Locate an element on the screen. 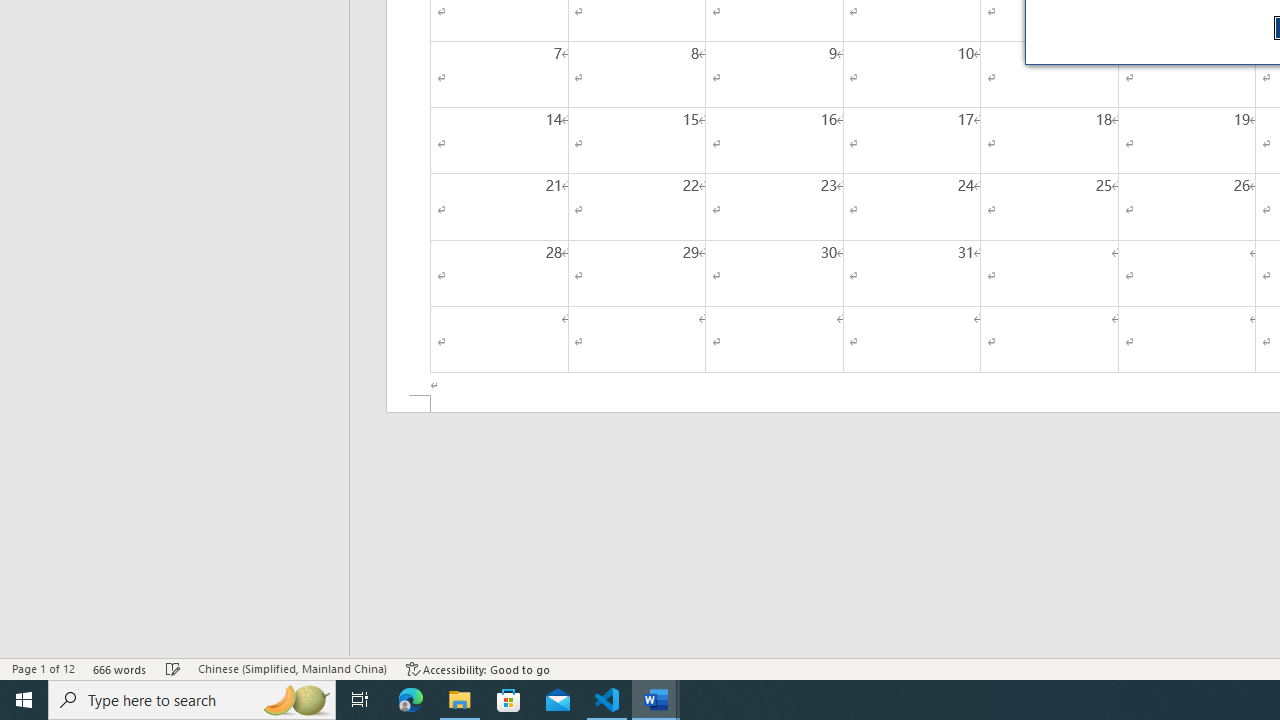 The height and width of the screenshot is (720, 1280). 'Task View' is located at coordinates (359, 698).